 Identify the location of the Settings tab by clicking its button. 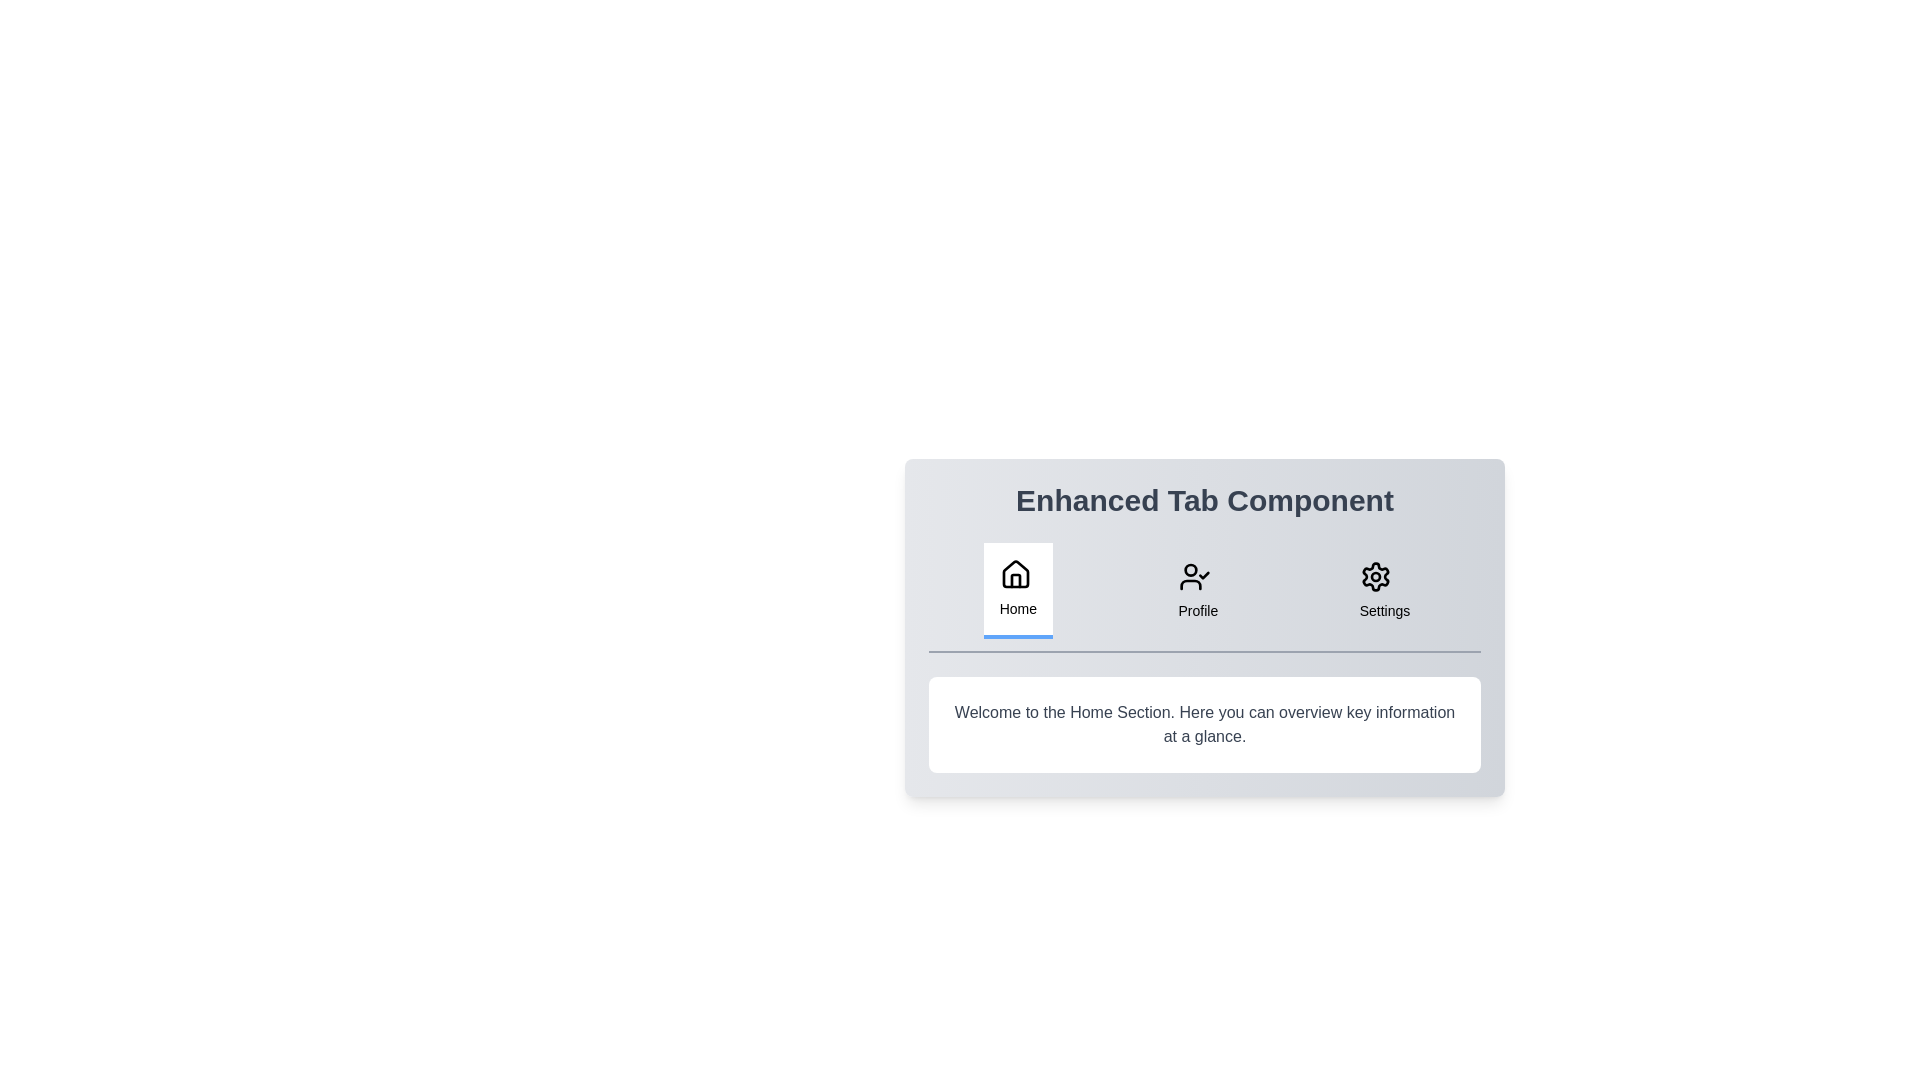
(1383, 589).